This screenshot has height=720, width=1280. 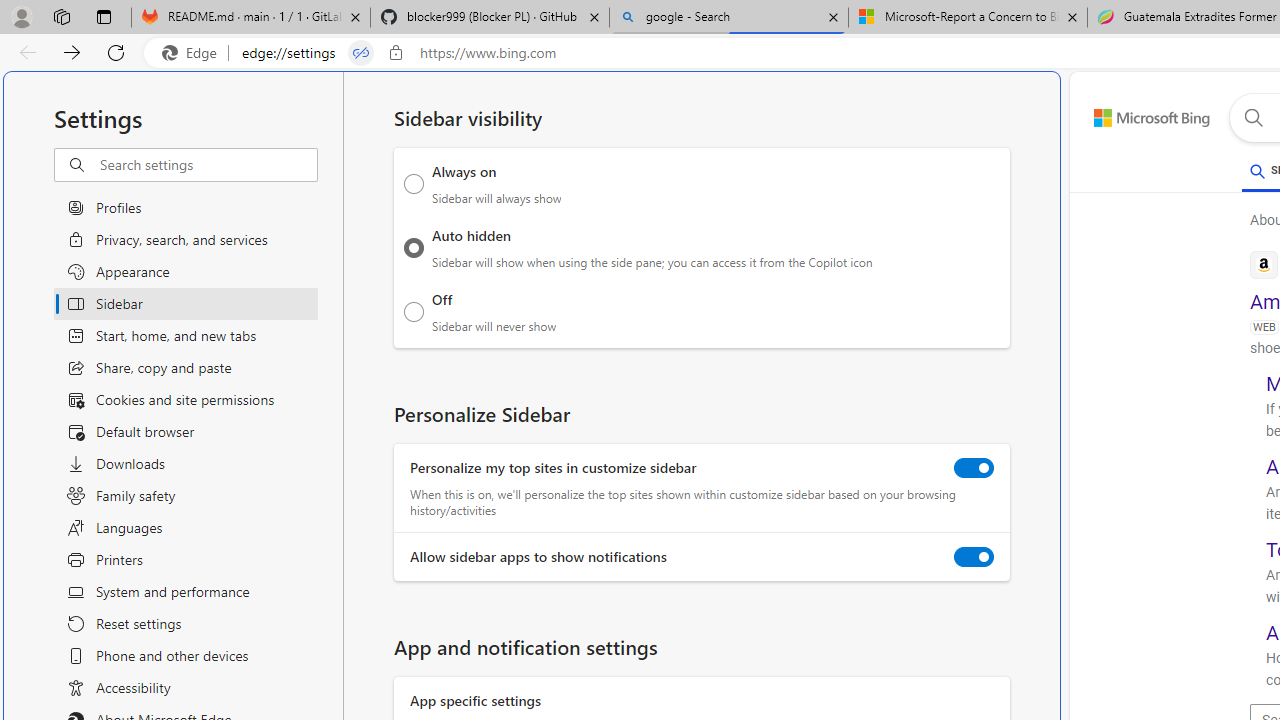 What do you see at coordinates (1139, 114) in the screenshot?
I see `'Back to Bing search'` at bounding box center [1139, 114].